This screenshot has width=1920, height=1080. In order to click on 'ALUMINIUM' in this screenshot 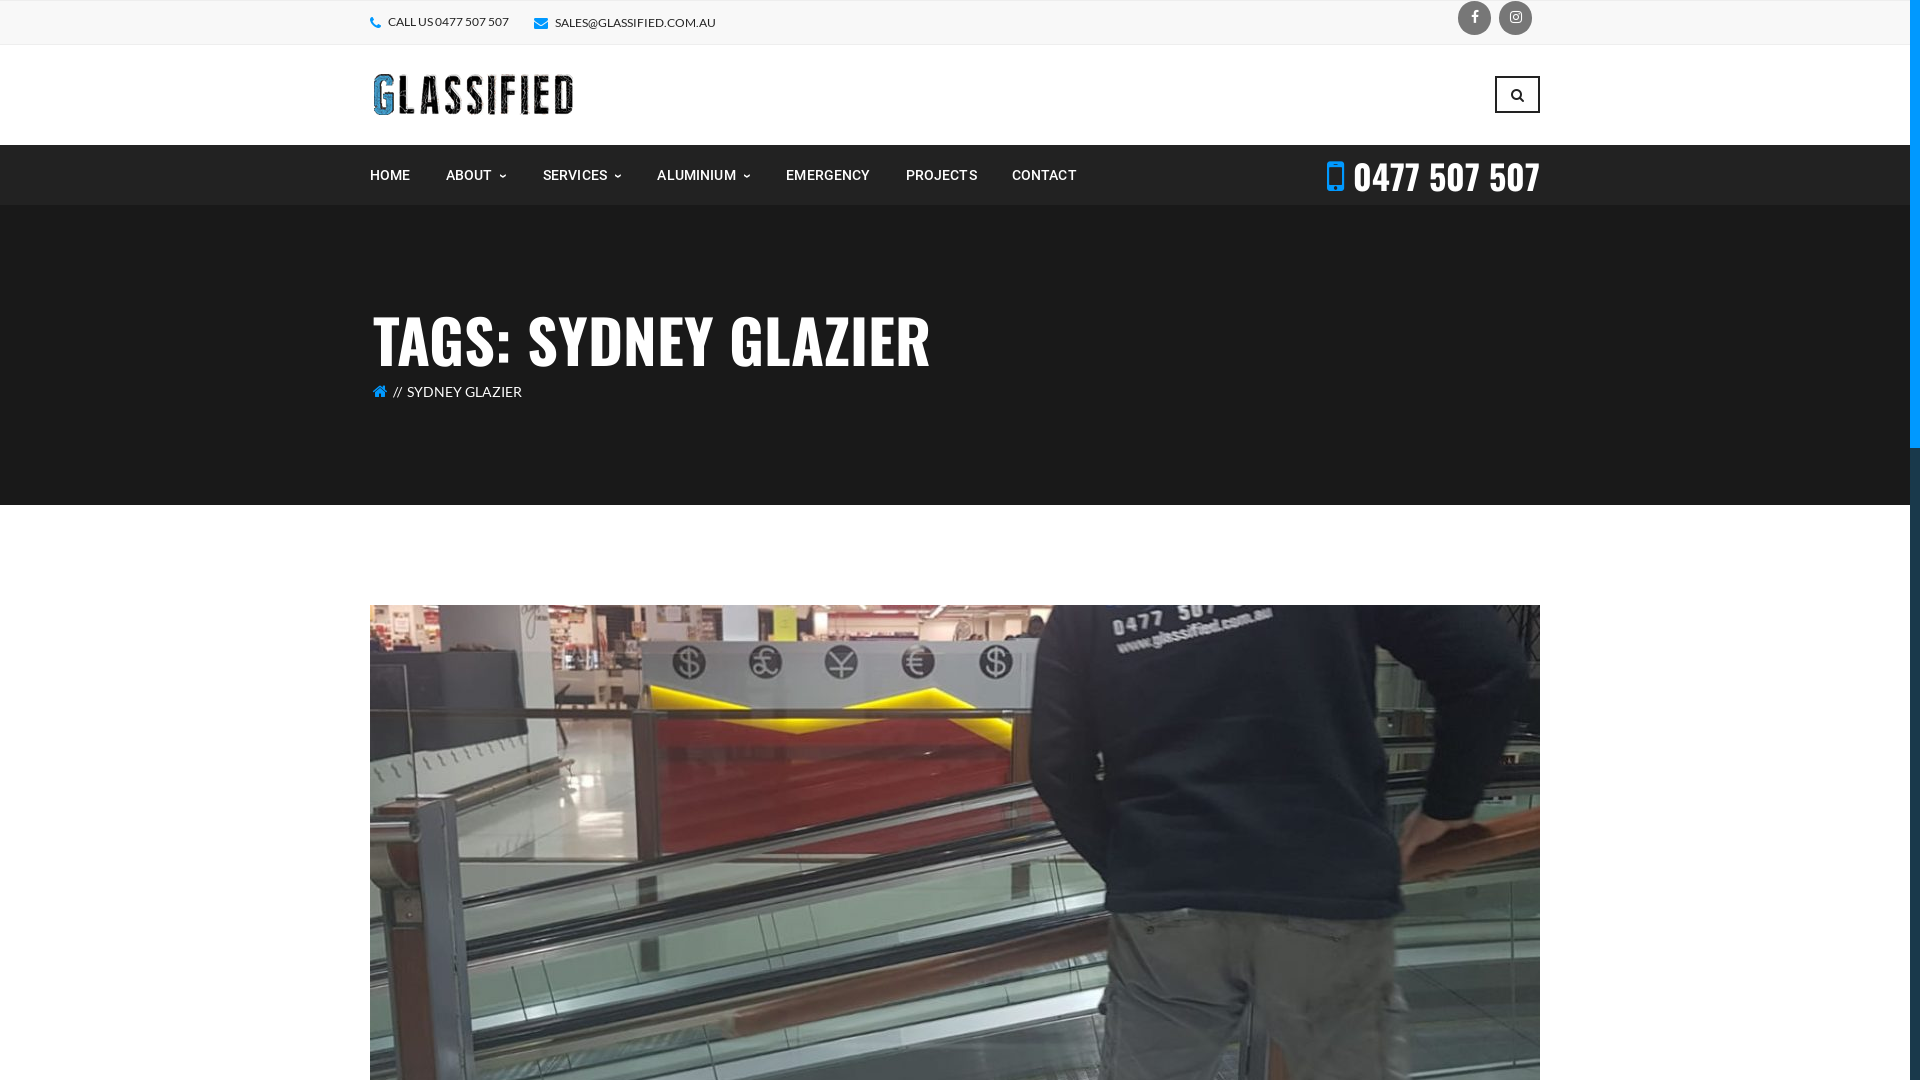, I will do `click(704, 173)`.